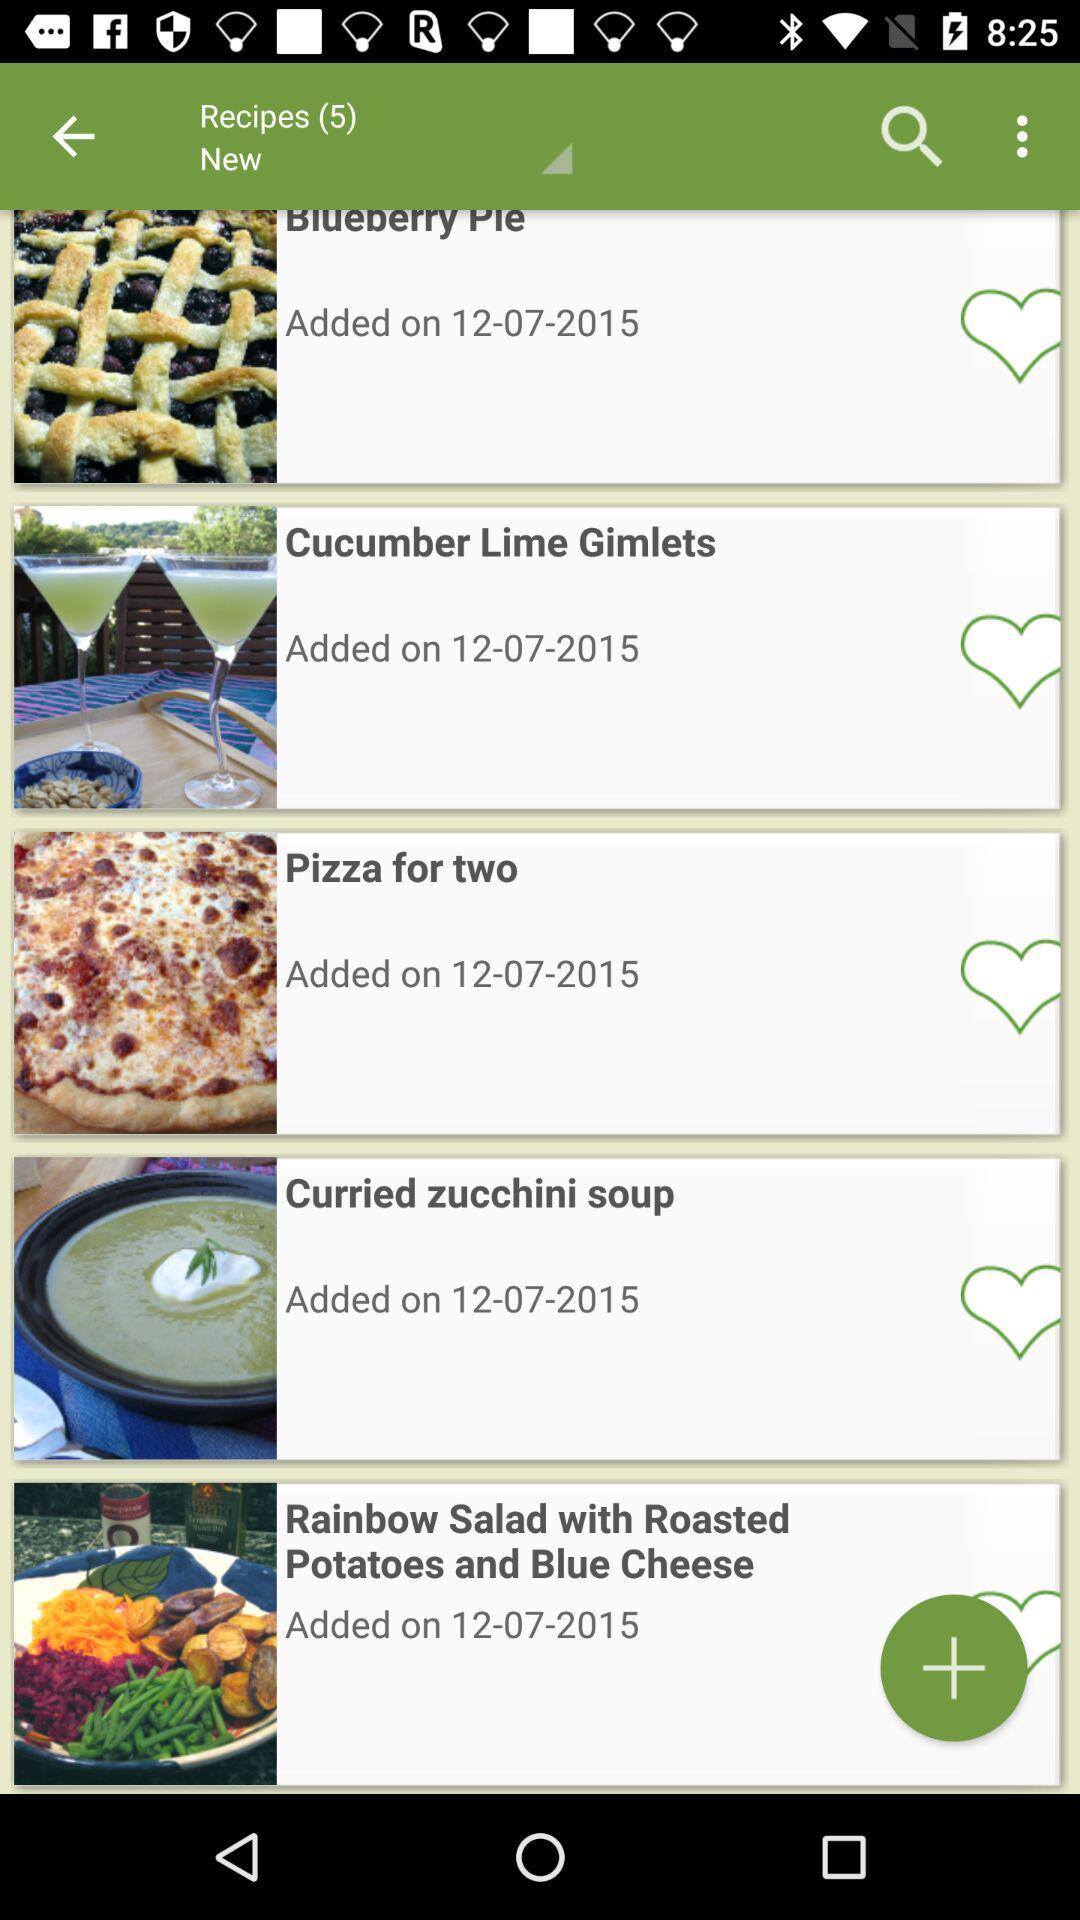 This screenshot has width=1080, height=1920. I want to click on like or heart item, so click(997, 660).